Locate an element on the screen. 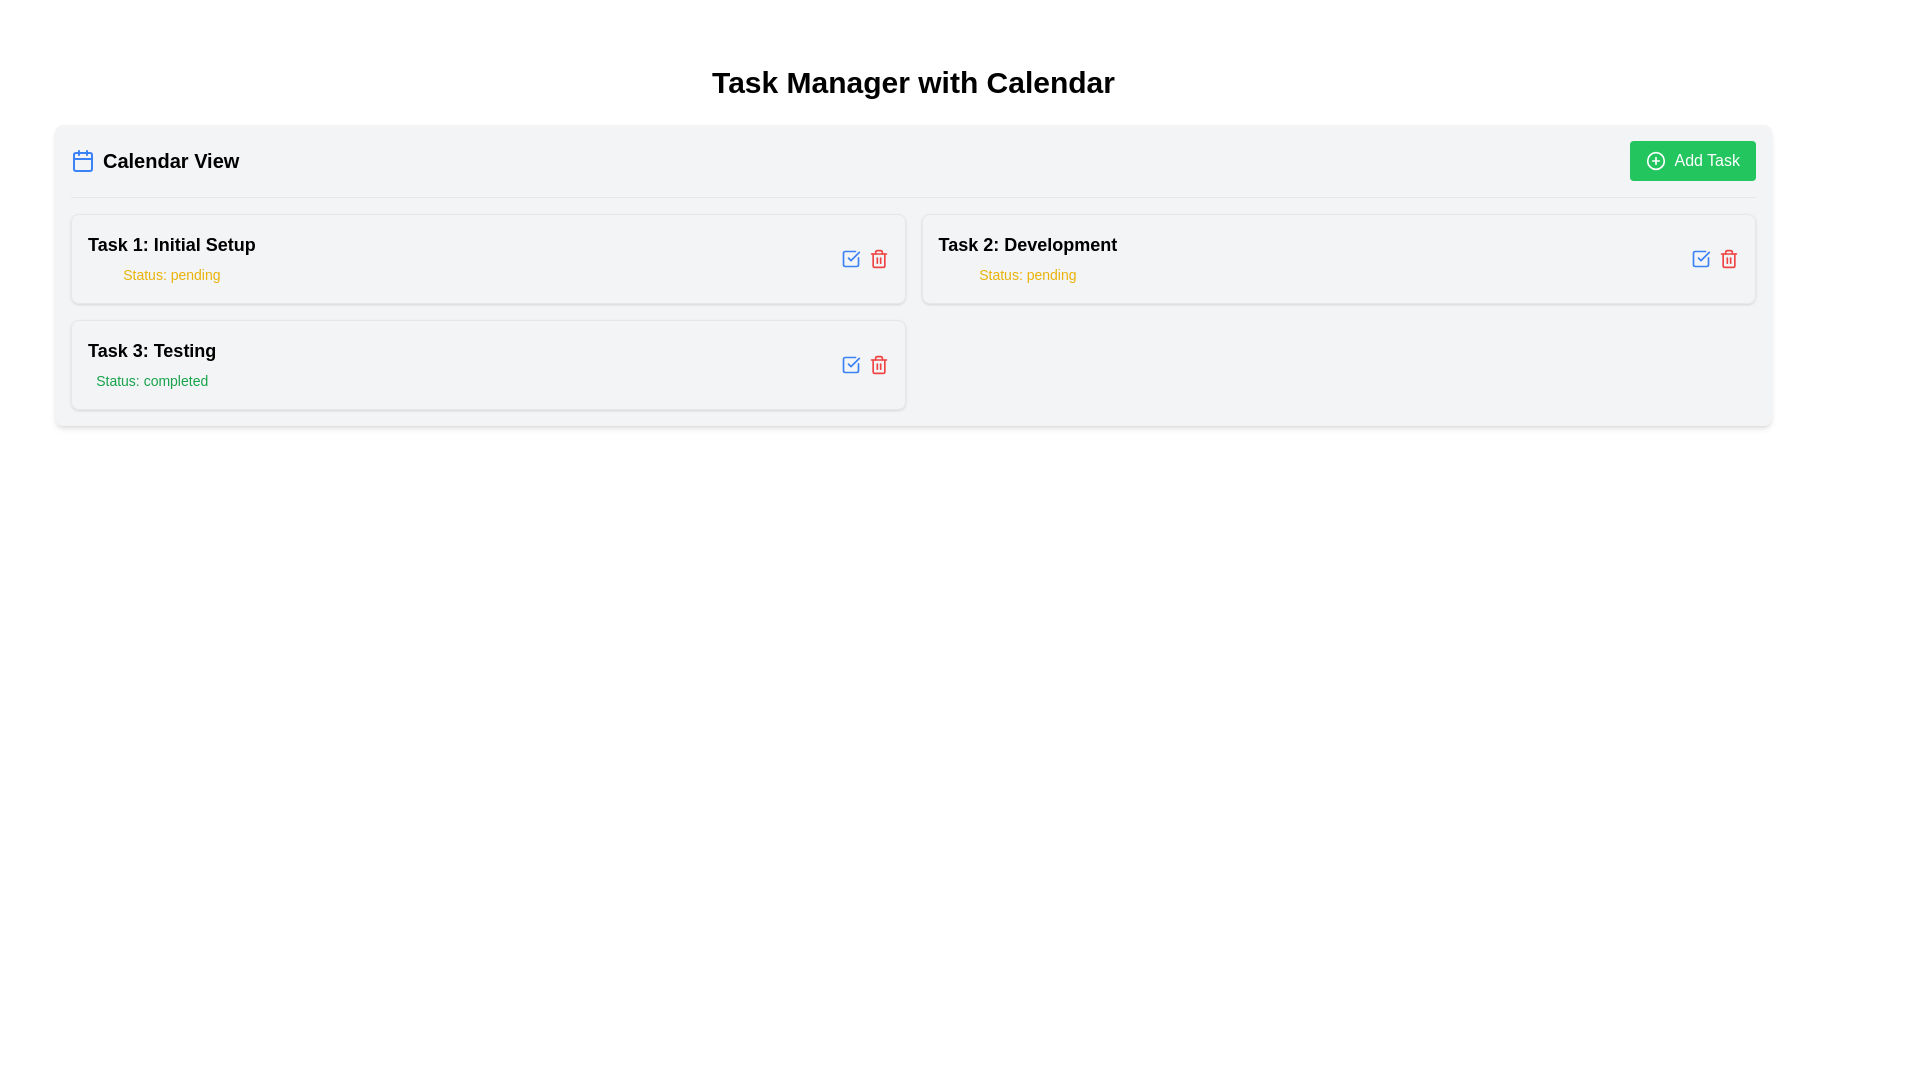 The width and height of the screenshot is (1920, 1080). the blue checkmark button located to the left of the red trash icon is located at coordinates (1699, 257).